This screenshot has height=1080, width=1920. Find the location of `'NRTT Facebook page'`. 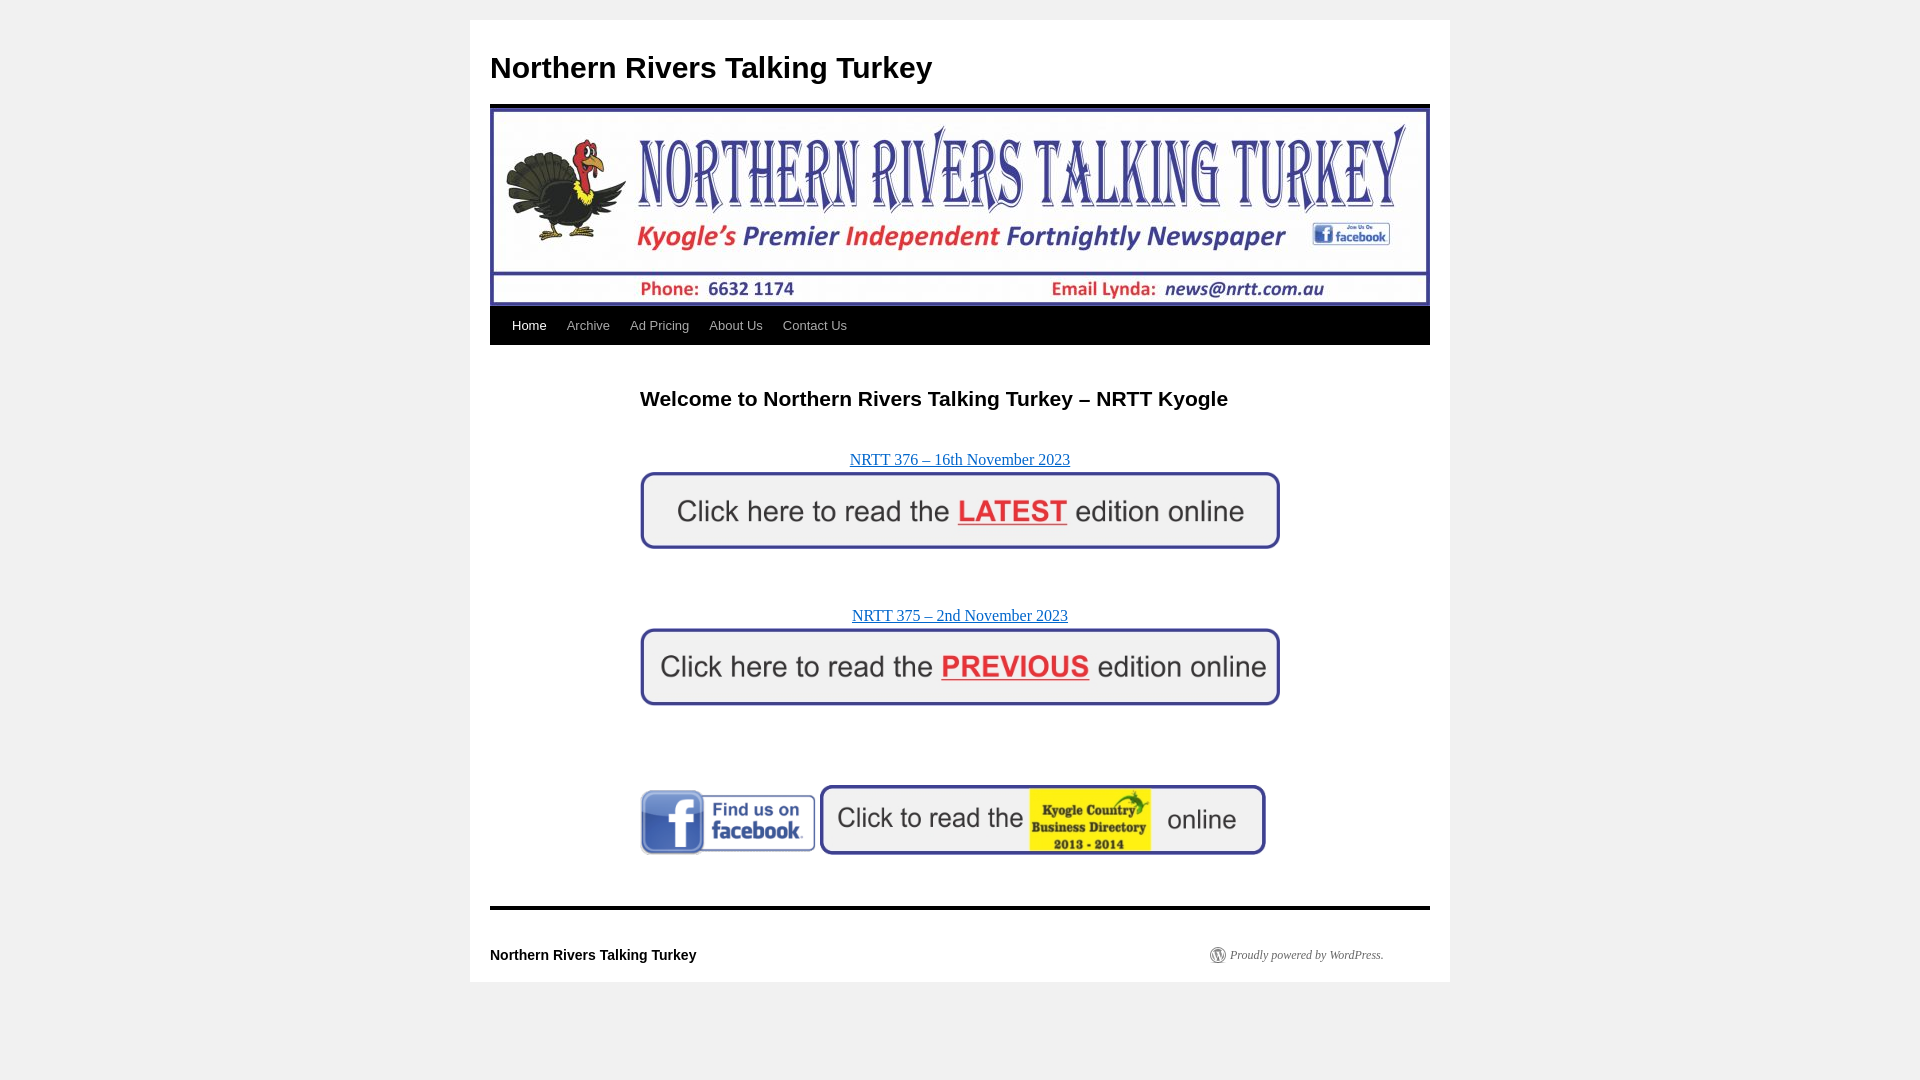

'NRTT Facebook page' is located at coordinates (727, 822).